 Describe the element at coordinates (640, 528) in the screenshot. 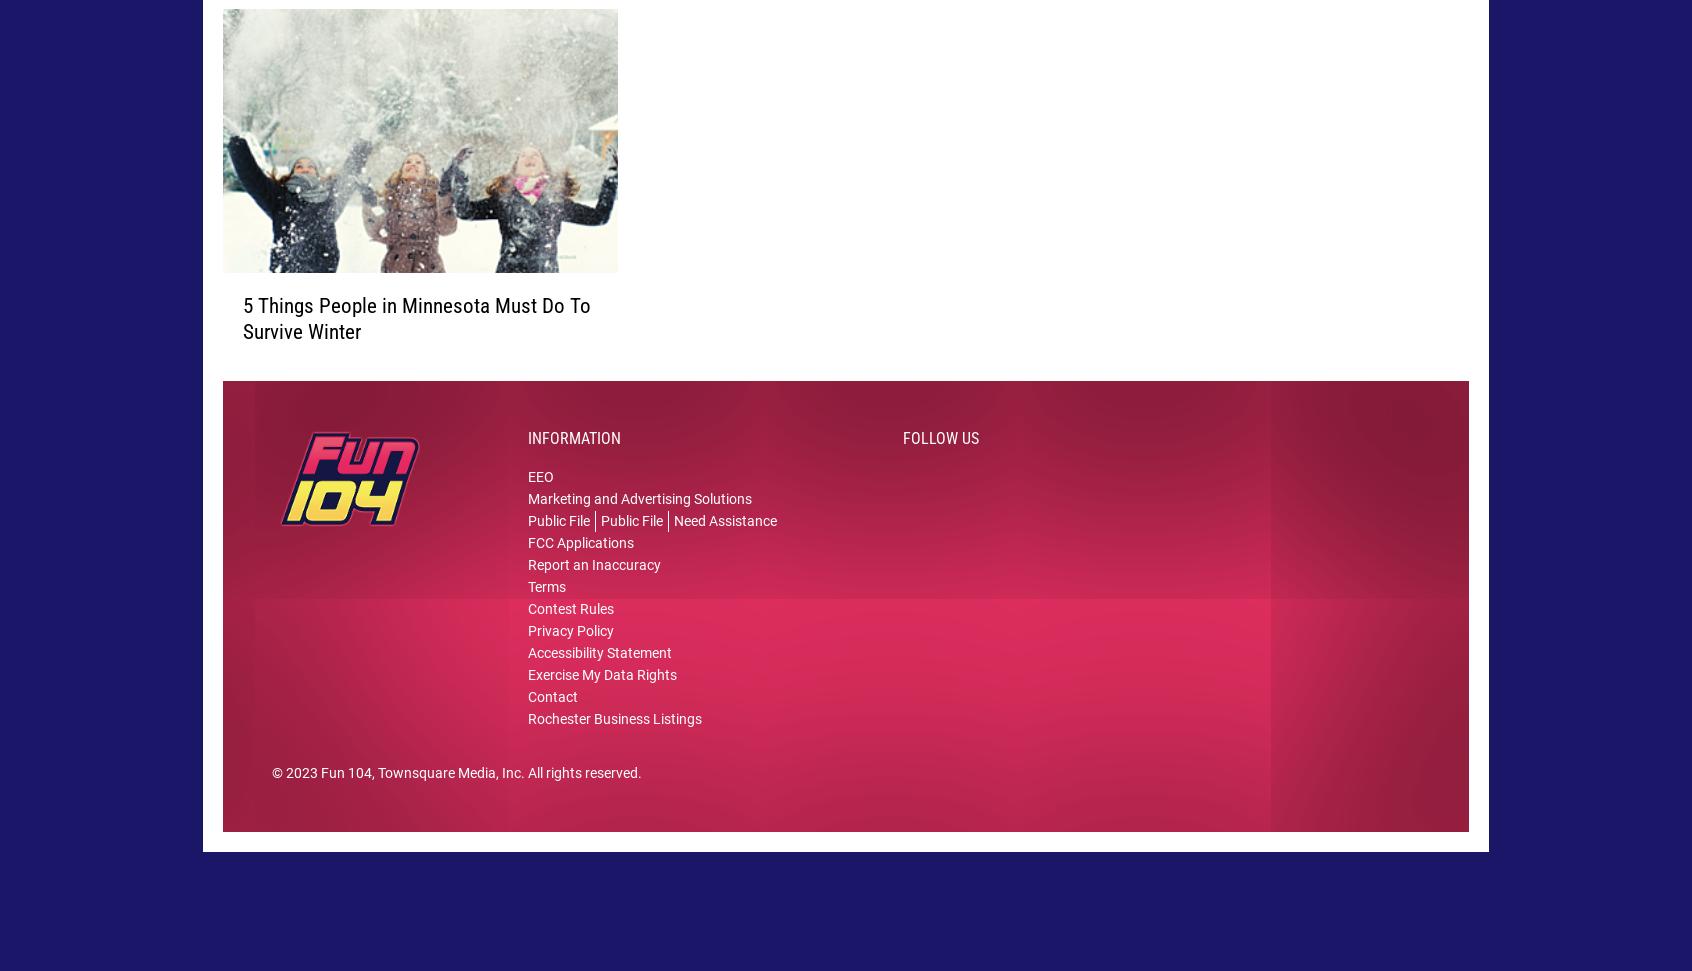

I see `'Marketing and Advertising Solutions'` at that location.